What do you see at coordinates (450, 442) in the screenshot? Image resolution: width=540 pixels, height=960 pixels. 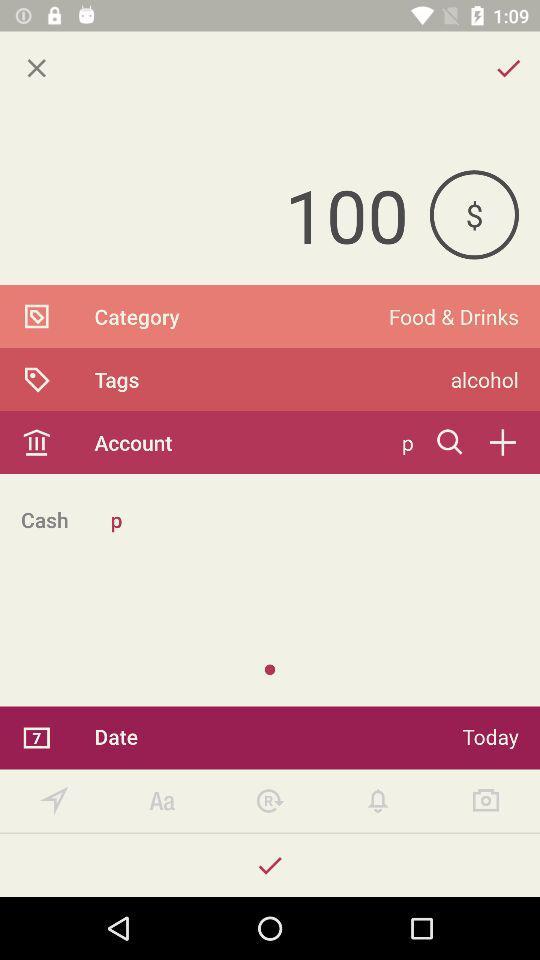 I see `item to the right of the p item` at bounding box center [450, 442].